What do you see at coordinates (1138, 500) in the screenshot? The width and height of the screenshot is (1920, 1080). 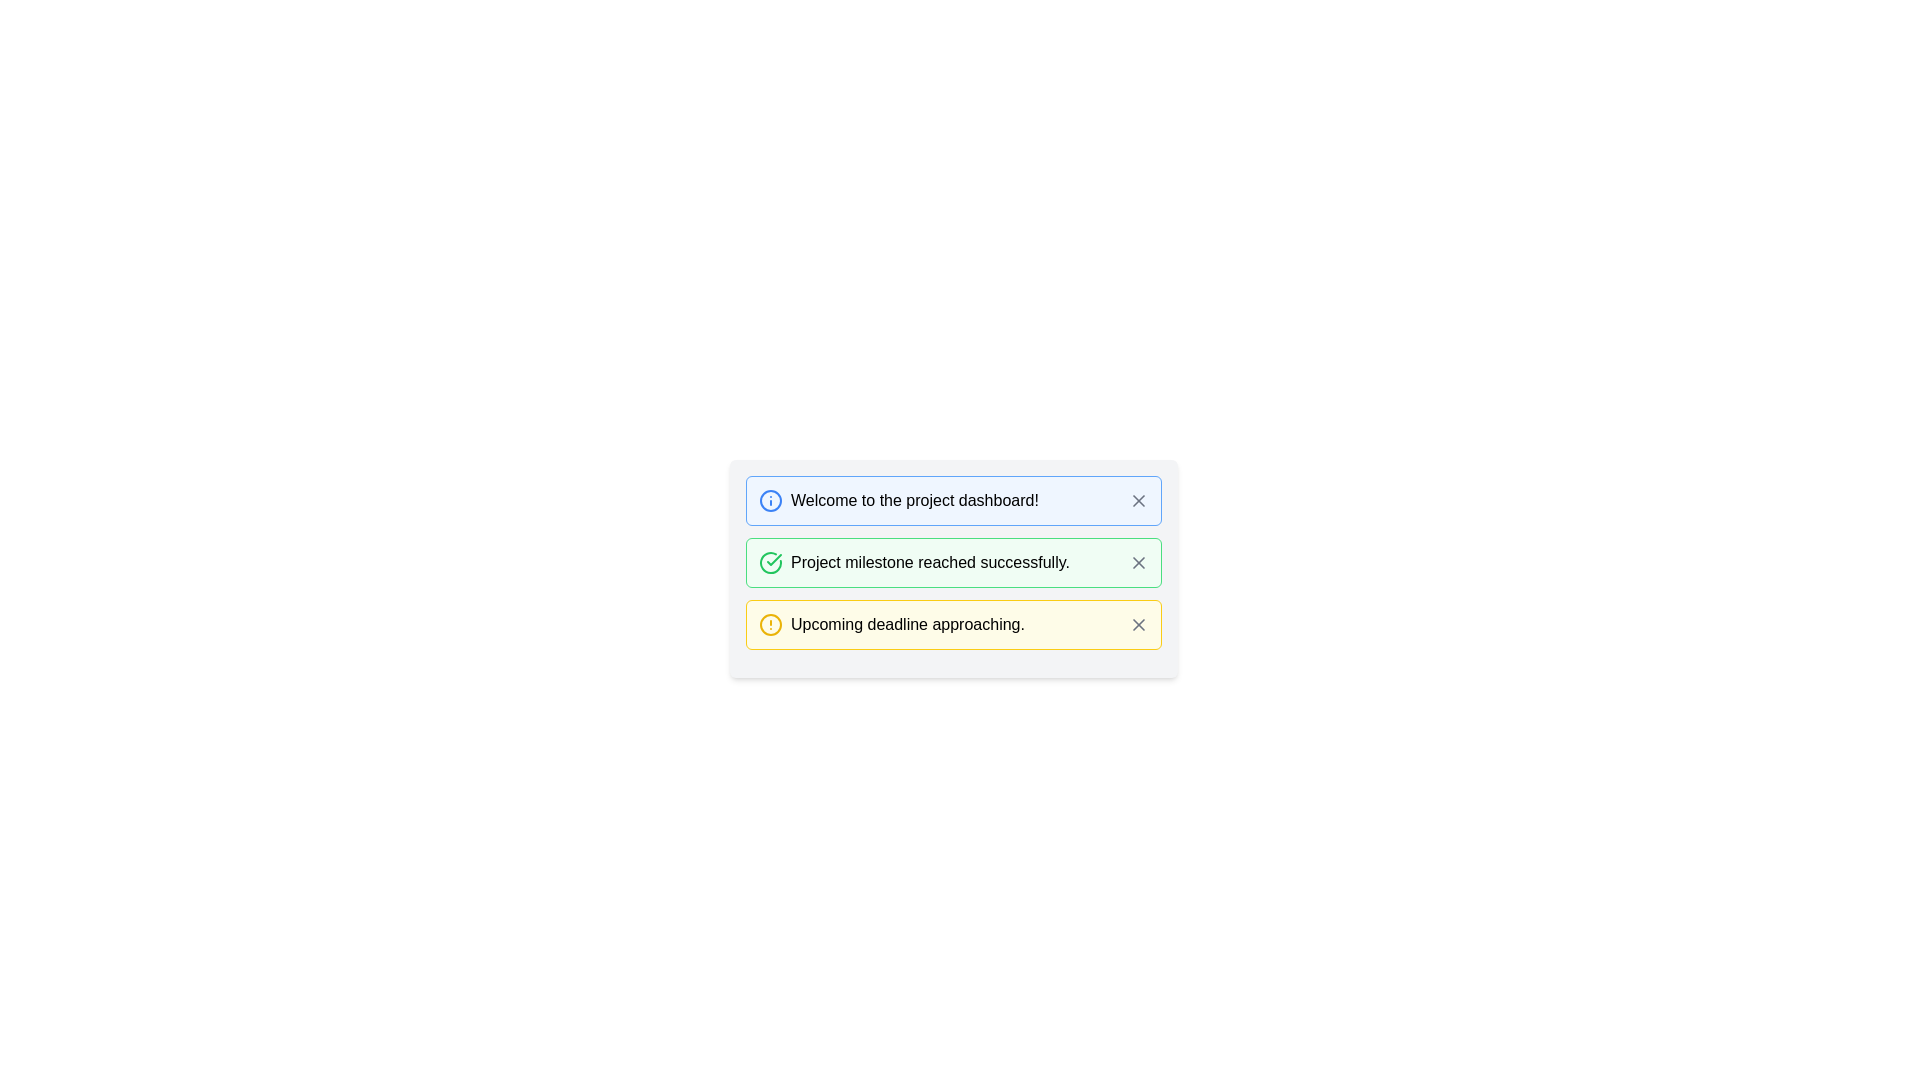 I see `the close icon button located in the top right corner of the blue notification box that contains the text 'Welcome to the project dashboard!'` at bounding box center [1138, 500].